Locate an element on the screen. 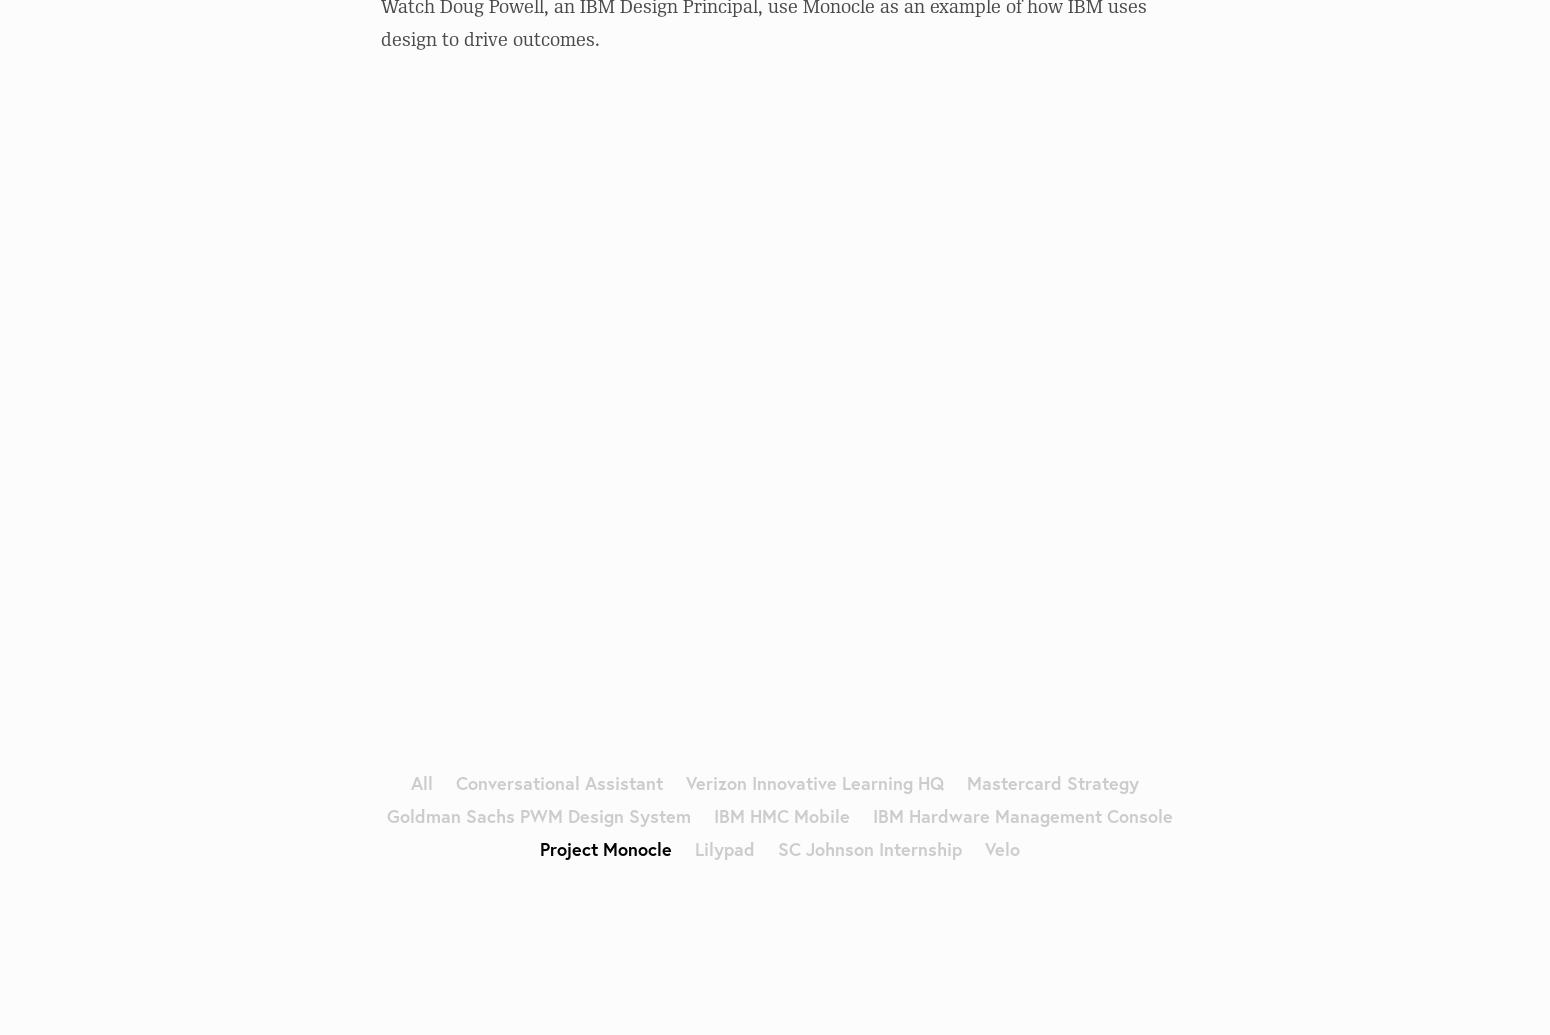 This screenshot has width=1550, height=1035. 'Velo' is located at coordinates (1000, 846).